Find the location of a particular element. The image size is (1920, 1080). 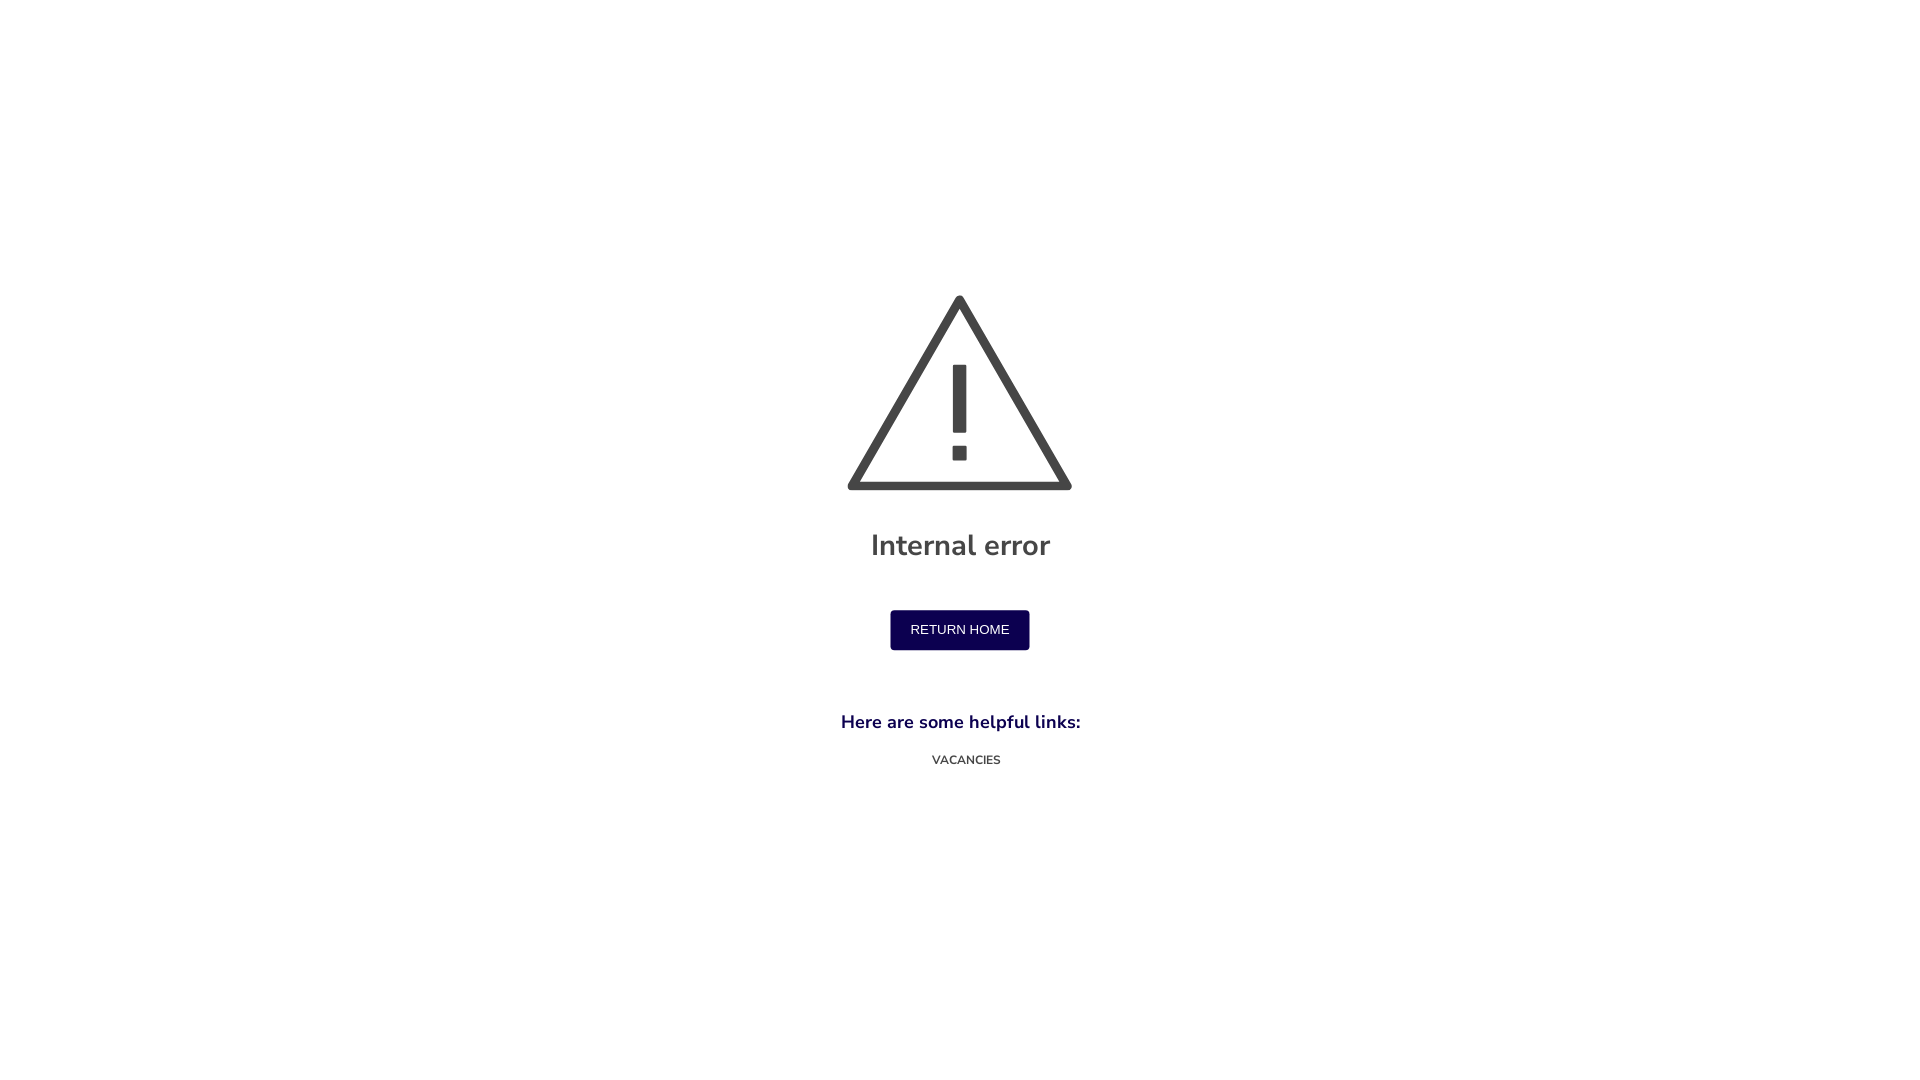

'RETURN HOME' is located at coordinates (958, 628).